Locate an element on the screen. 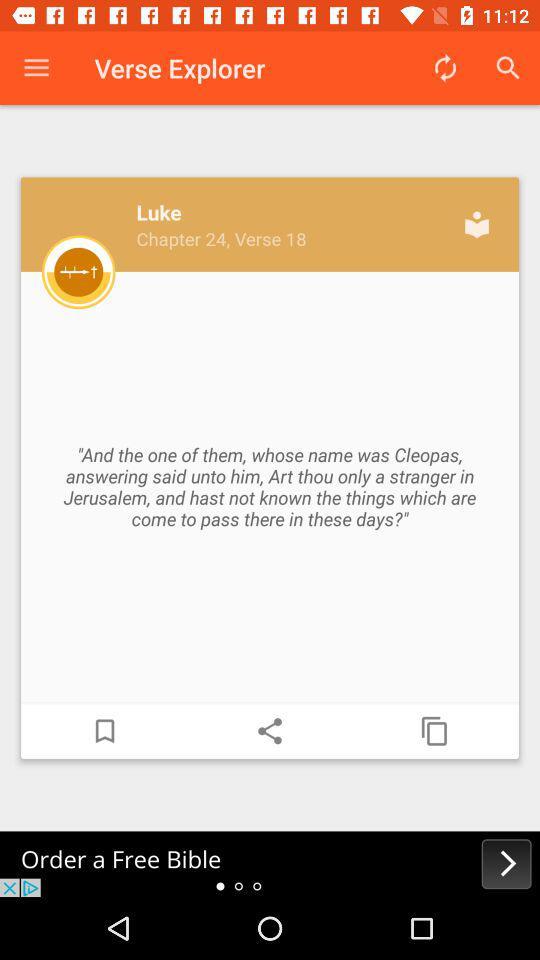  bible advertisement is located at coordinates (270, 863).